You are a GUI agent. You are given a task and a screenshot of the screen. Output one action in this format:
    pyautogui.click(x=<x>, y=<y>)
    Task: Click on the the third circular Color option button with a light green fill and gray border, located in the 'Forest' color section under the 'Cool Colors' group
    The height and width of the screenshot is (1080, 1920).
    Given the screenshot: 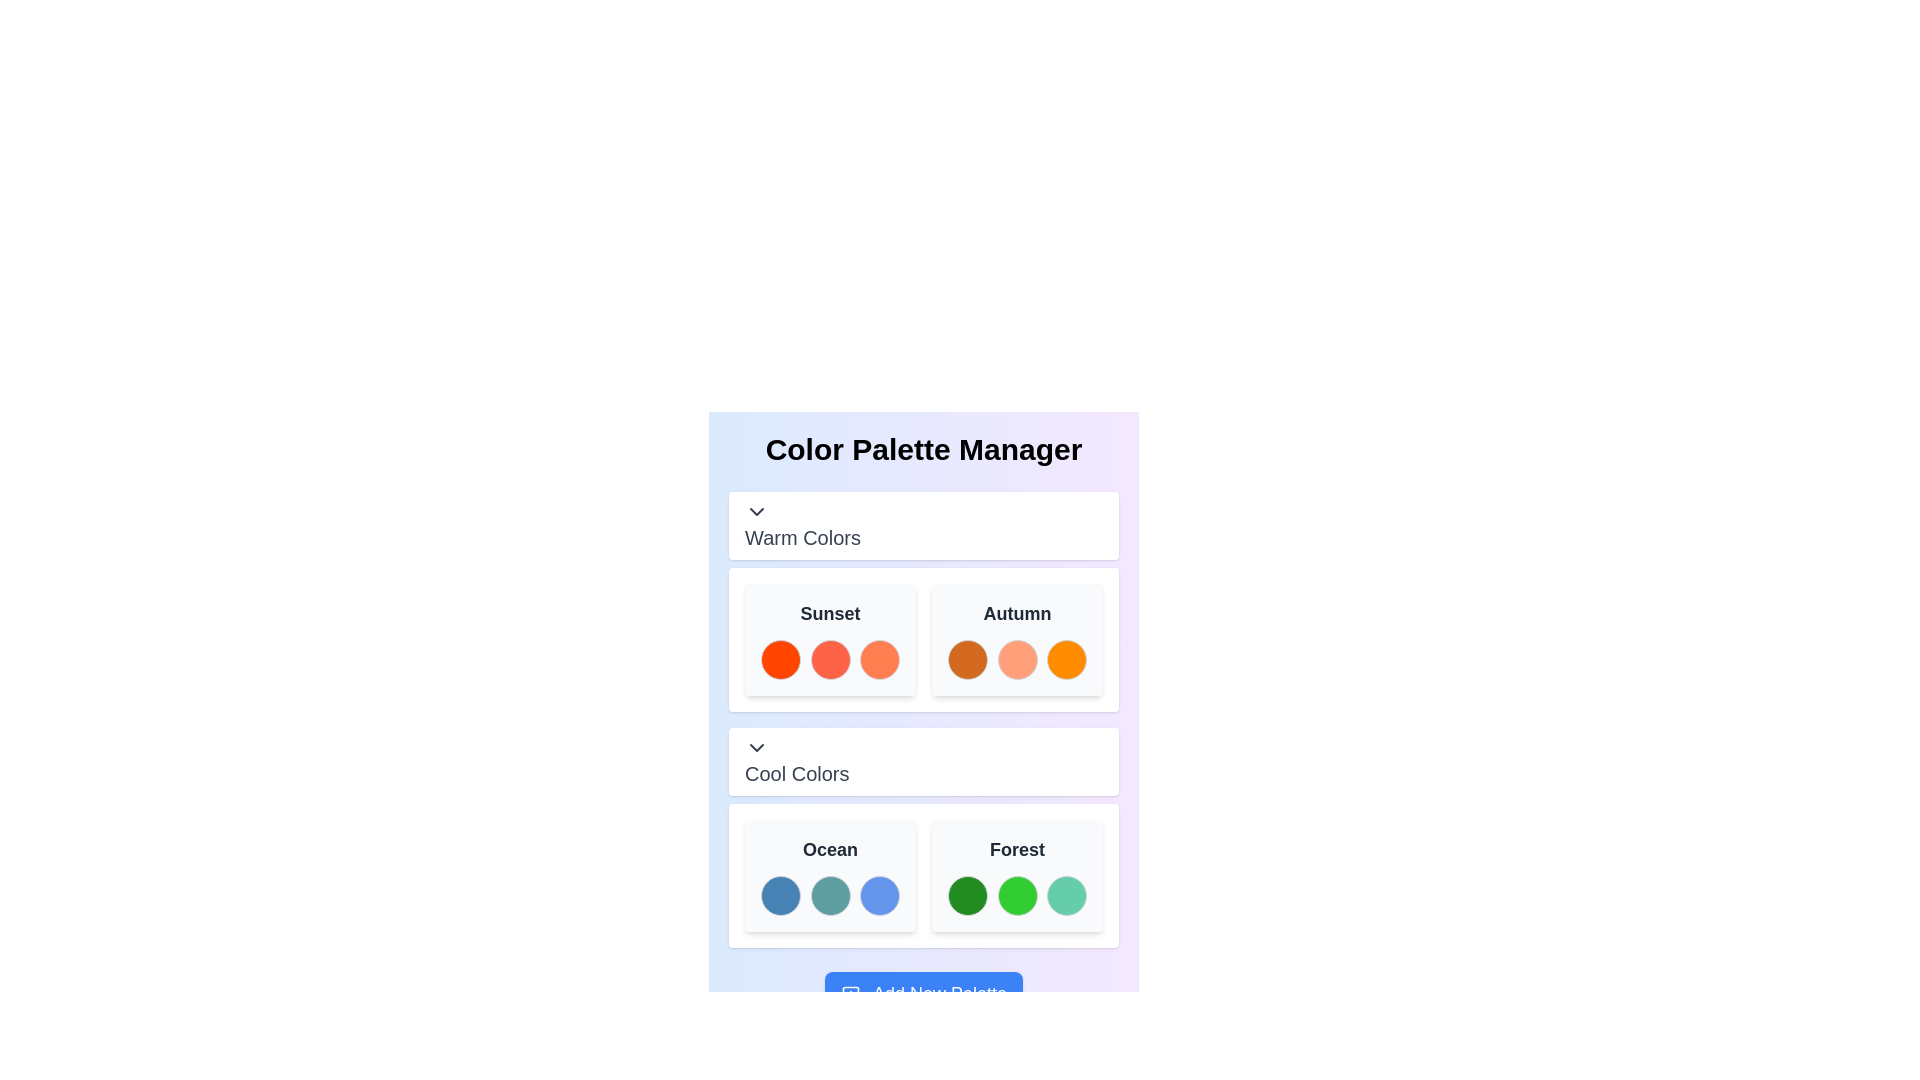 What is the action you would take?
    pyautogui.click(x=1065, y=894)
    